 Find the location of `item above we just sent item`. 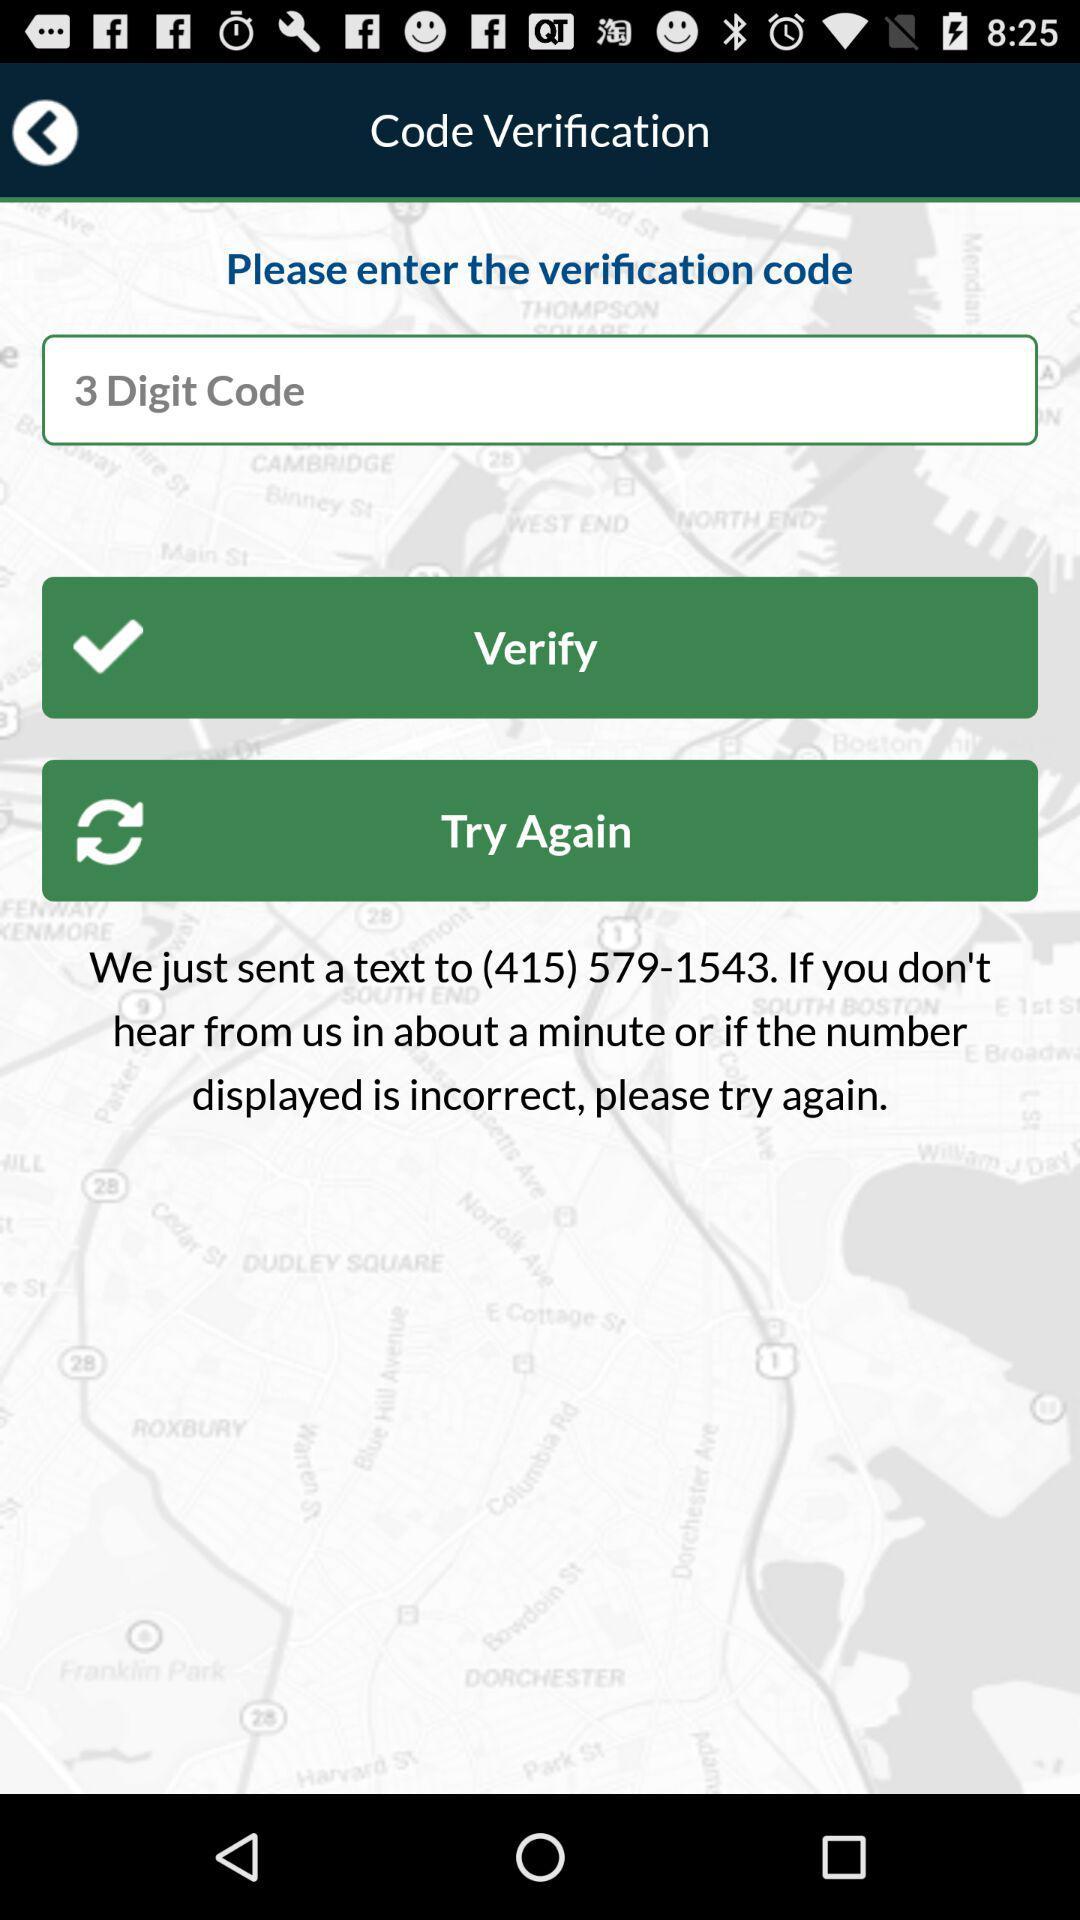

item above we just sent item is located at coordinates (540, 830).